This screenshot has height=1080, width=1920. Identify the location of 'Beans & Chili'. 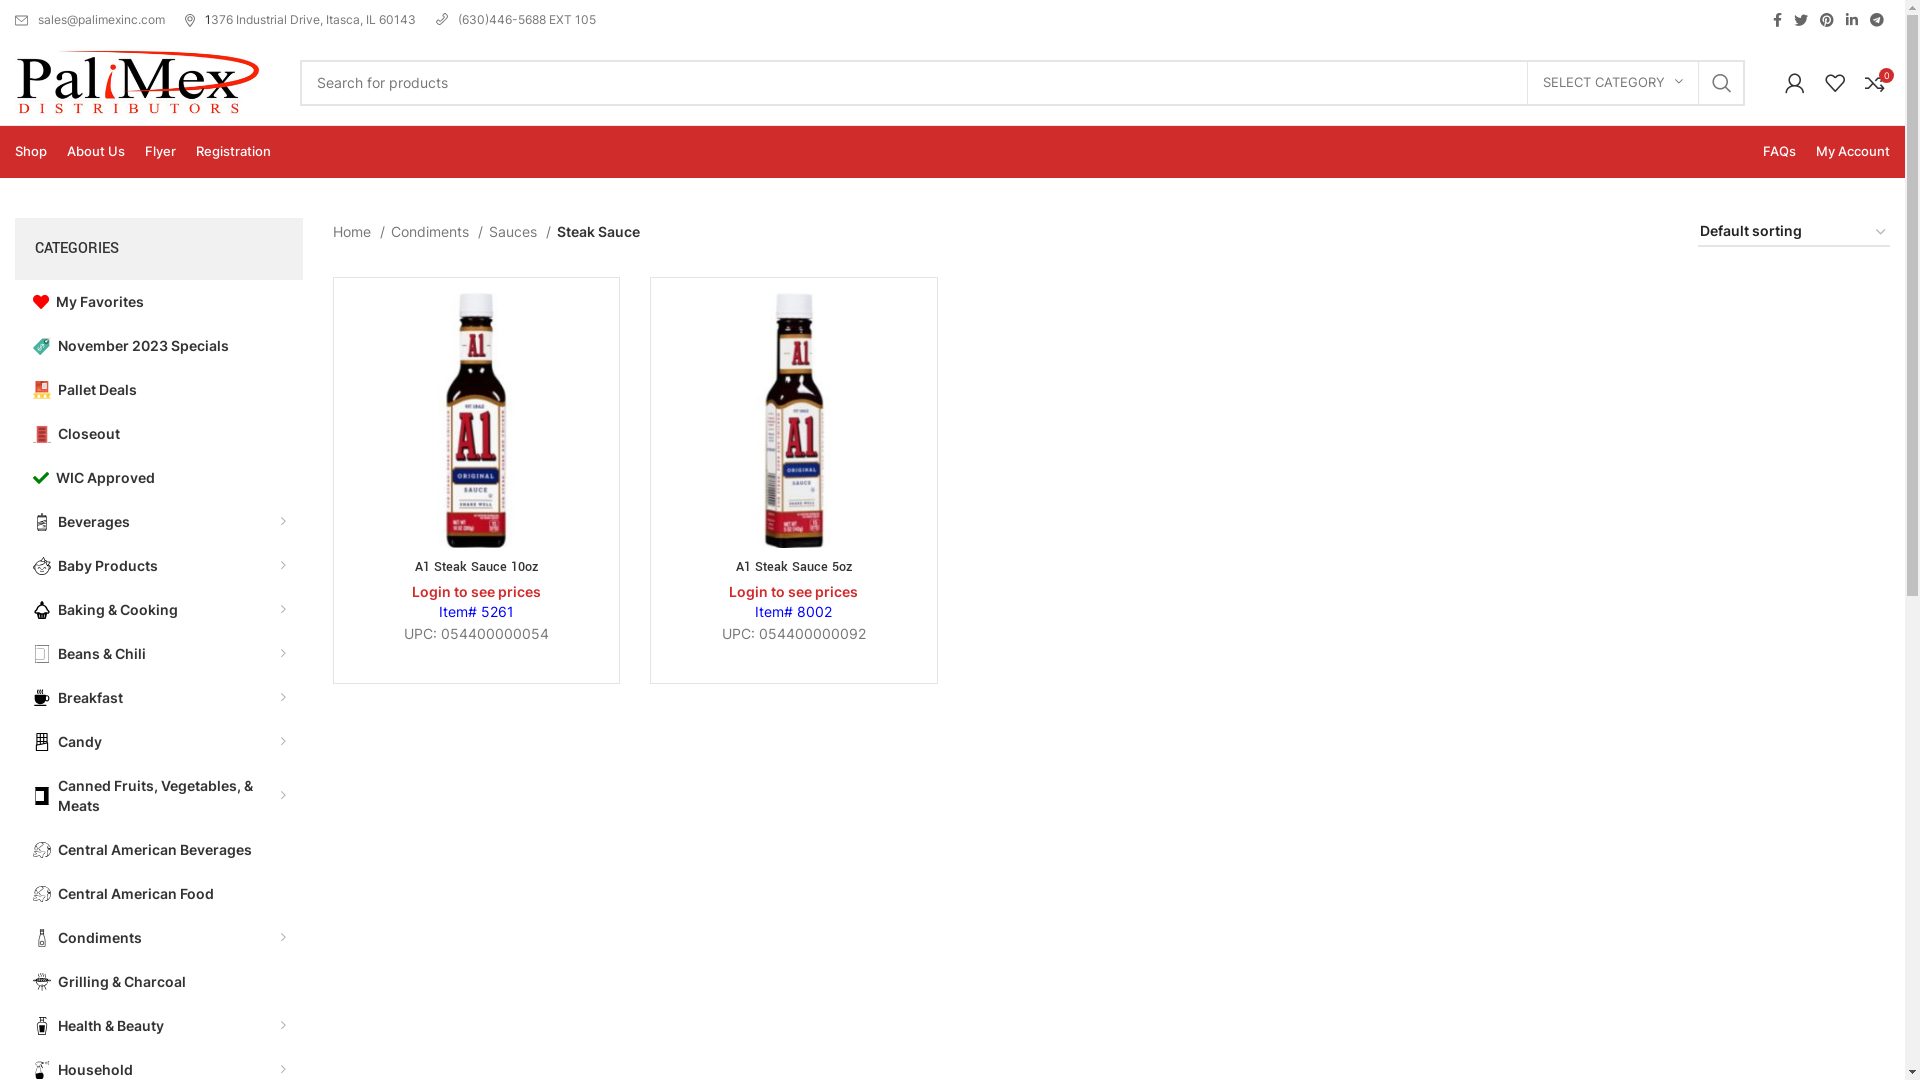
(157, 654).